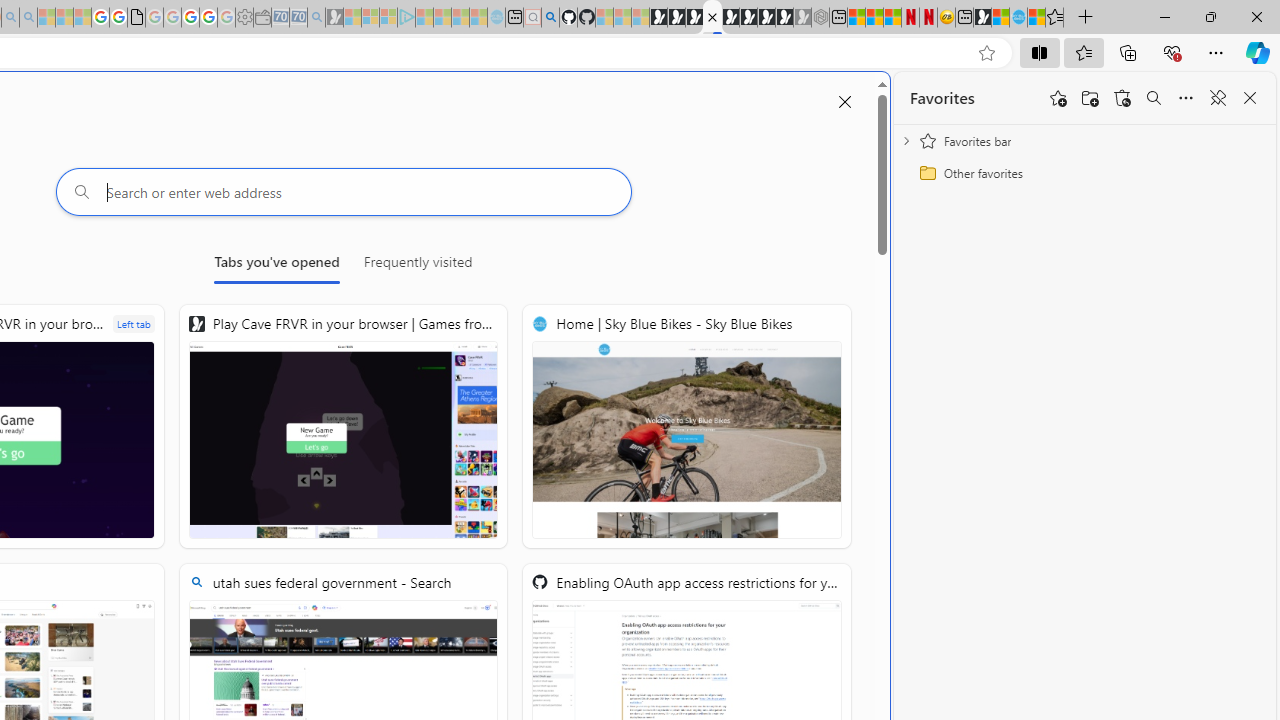 The width and height of the screenshot is (1280, 720). I want to click on 'Frequently visited', so click(417, 265).